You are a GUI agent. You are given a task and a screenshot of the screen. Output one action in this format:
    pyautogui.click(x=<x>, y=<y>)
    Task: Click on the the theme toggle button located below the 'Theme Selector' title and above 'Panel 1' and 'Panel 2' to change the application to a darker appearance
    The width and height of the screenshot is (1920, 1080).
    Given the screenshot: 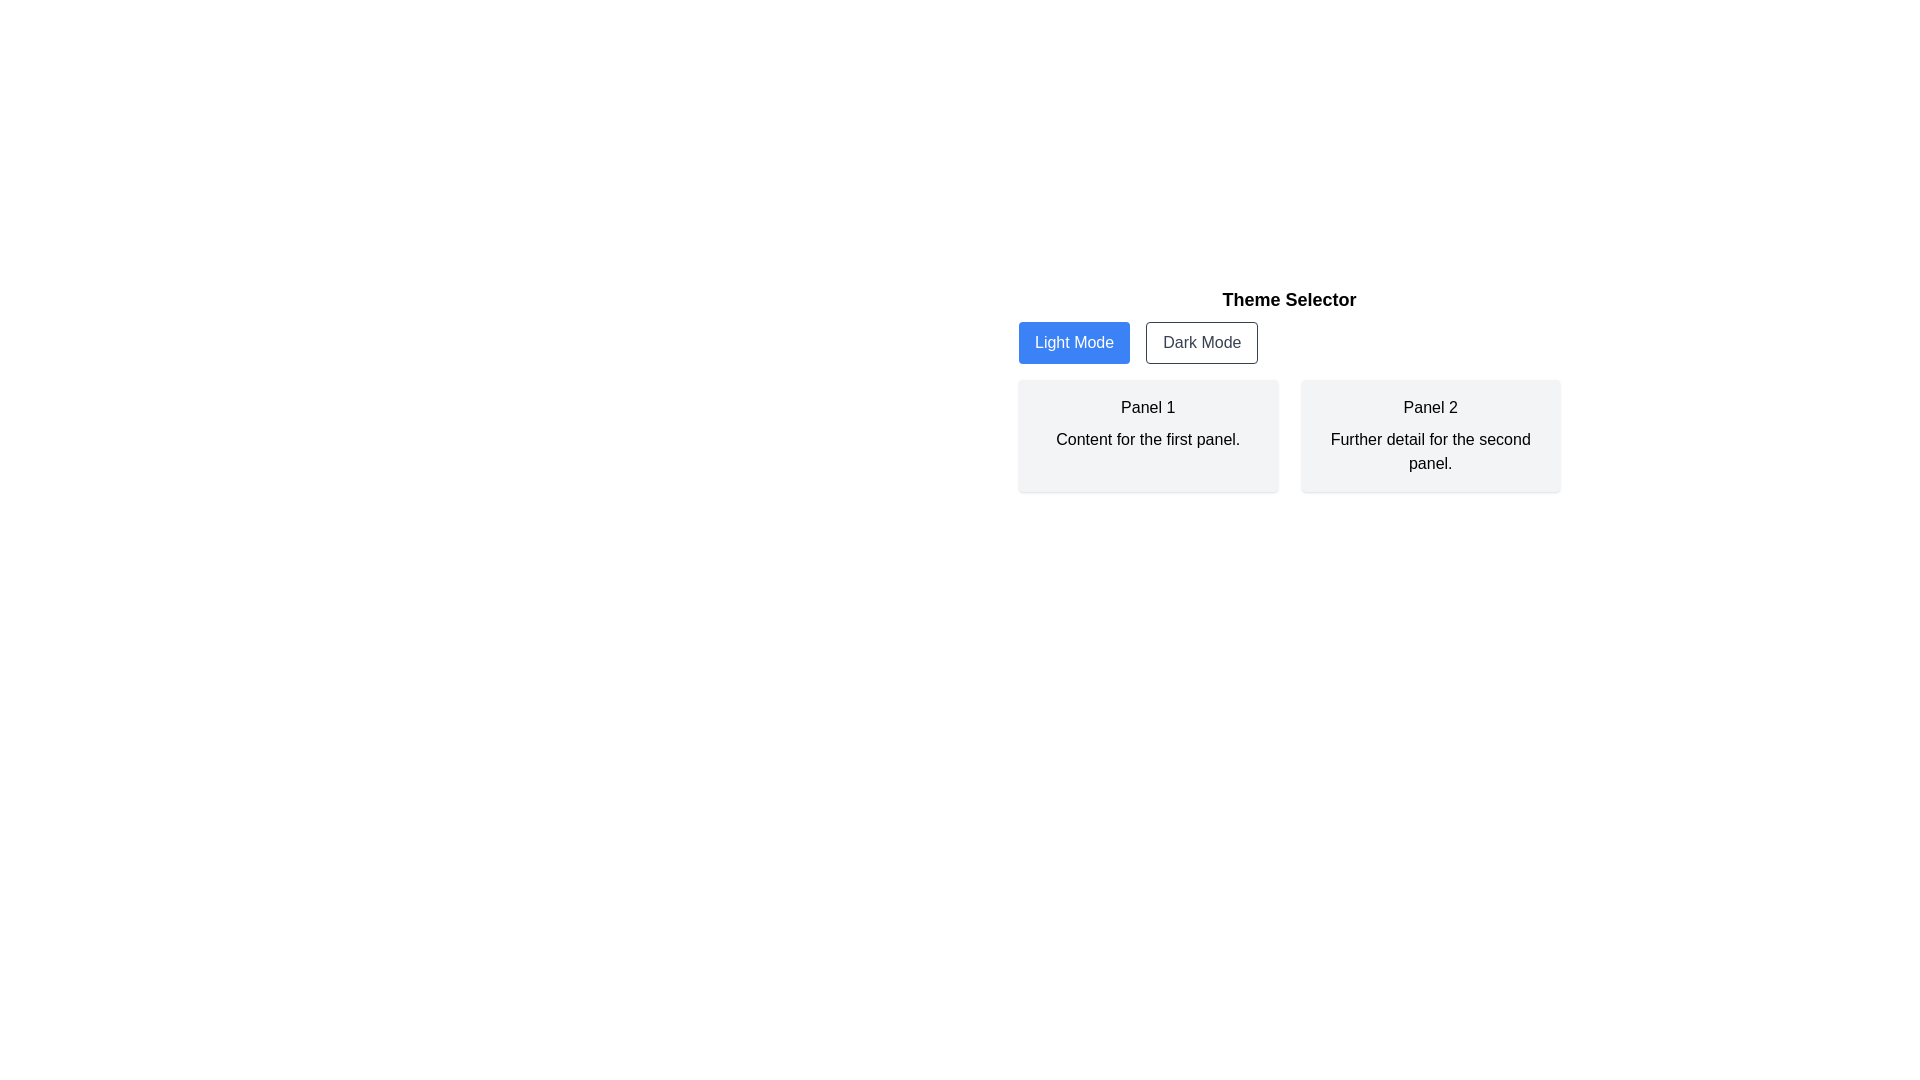 What is the action you would take?
    pyautogui.click(x=1201, y=342)
    